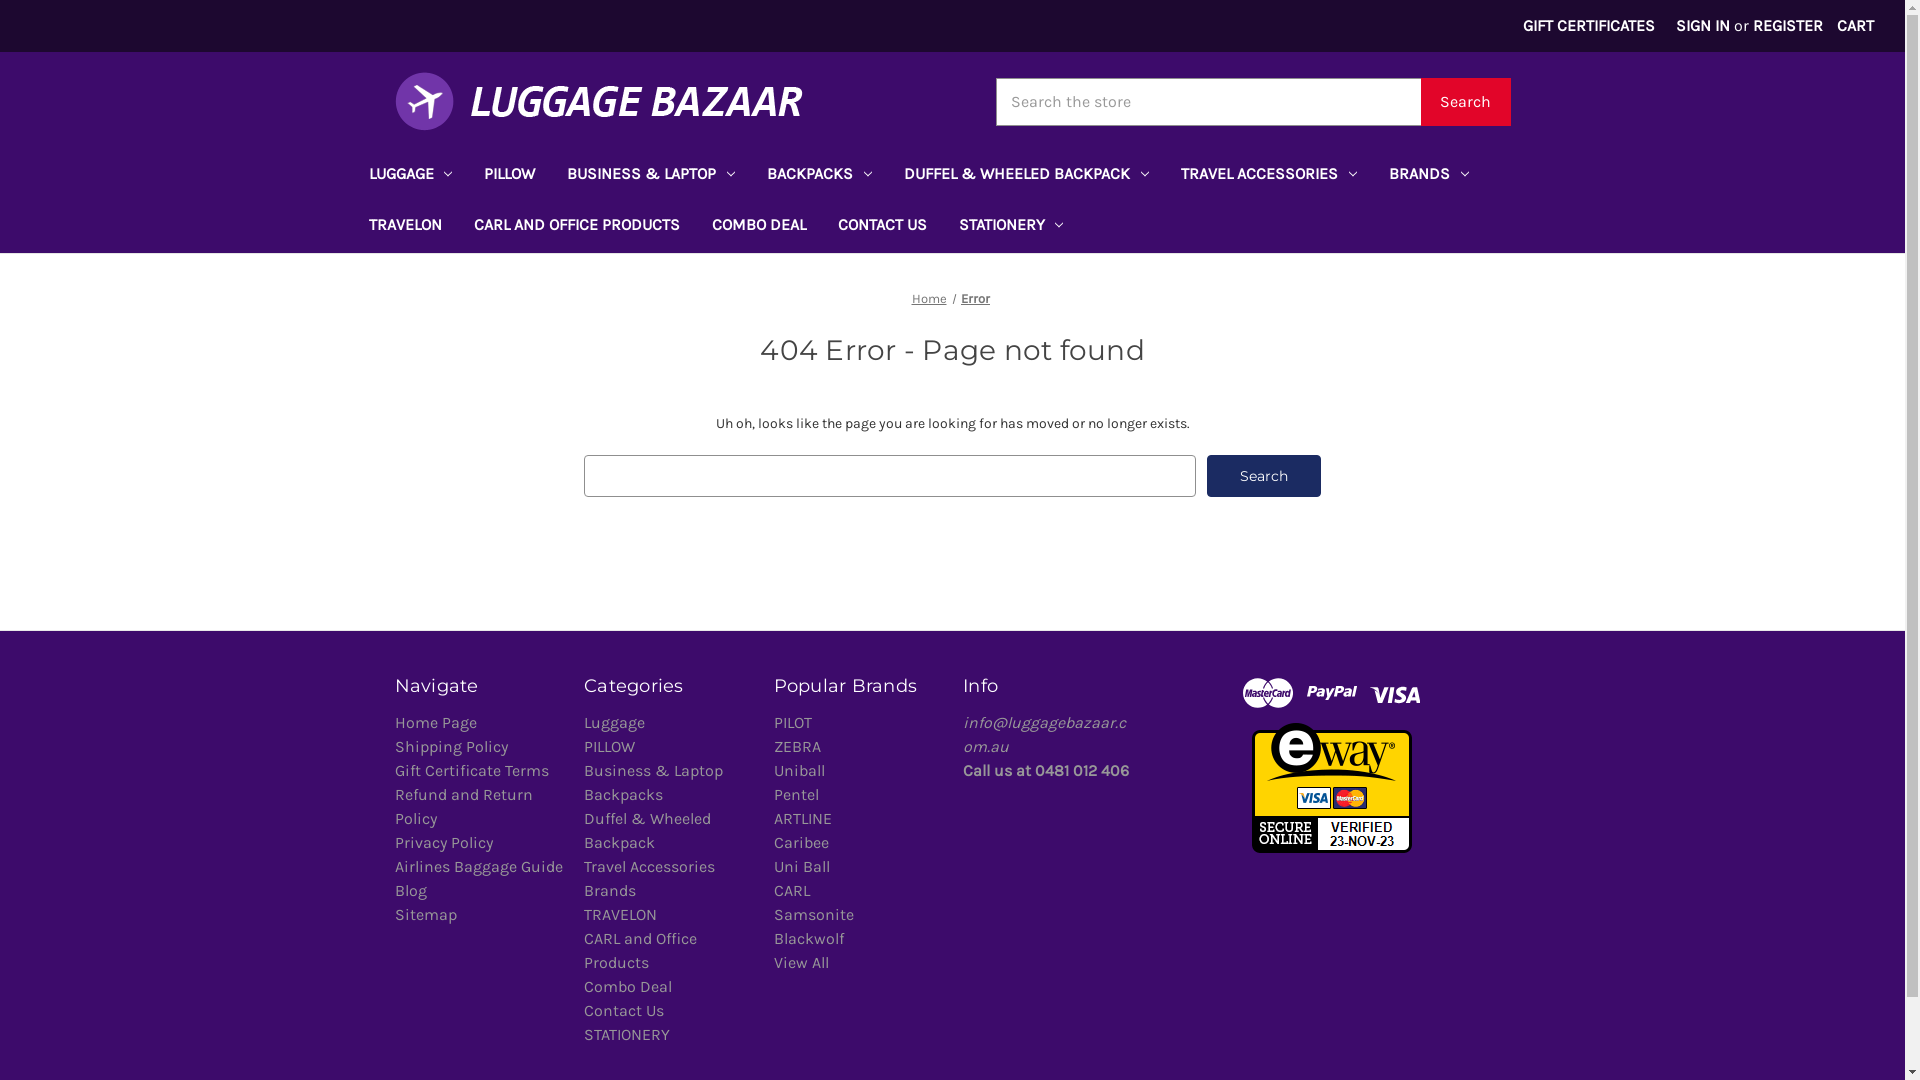 This screenshot has height=1080, width=1920. Describe the element at coordinates (608, 889) in the screenshot. I see `'Brands'` at that location.